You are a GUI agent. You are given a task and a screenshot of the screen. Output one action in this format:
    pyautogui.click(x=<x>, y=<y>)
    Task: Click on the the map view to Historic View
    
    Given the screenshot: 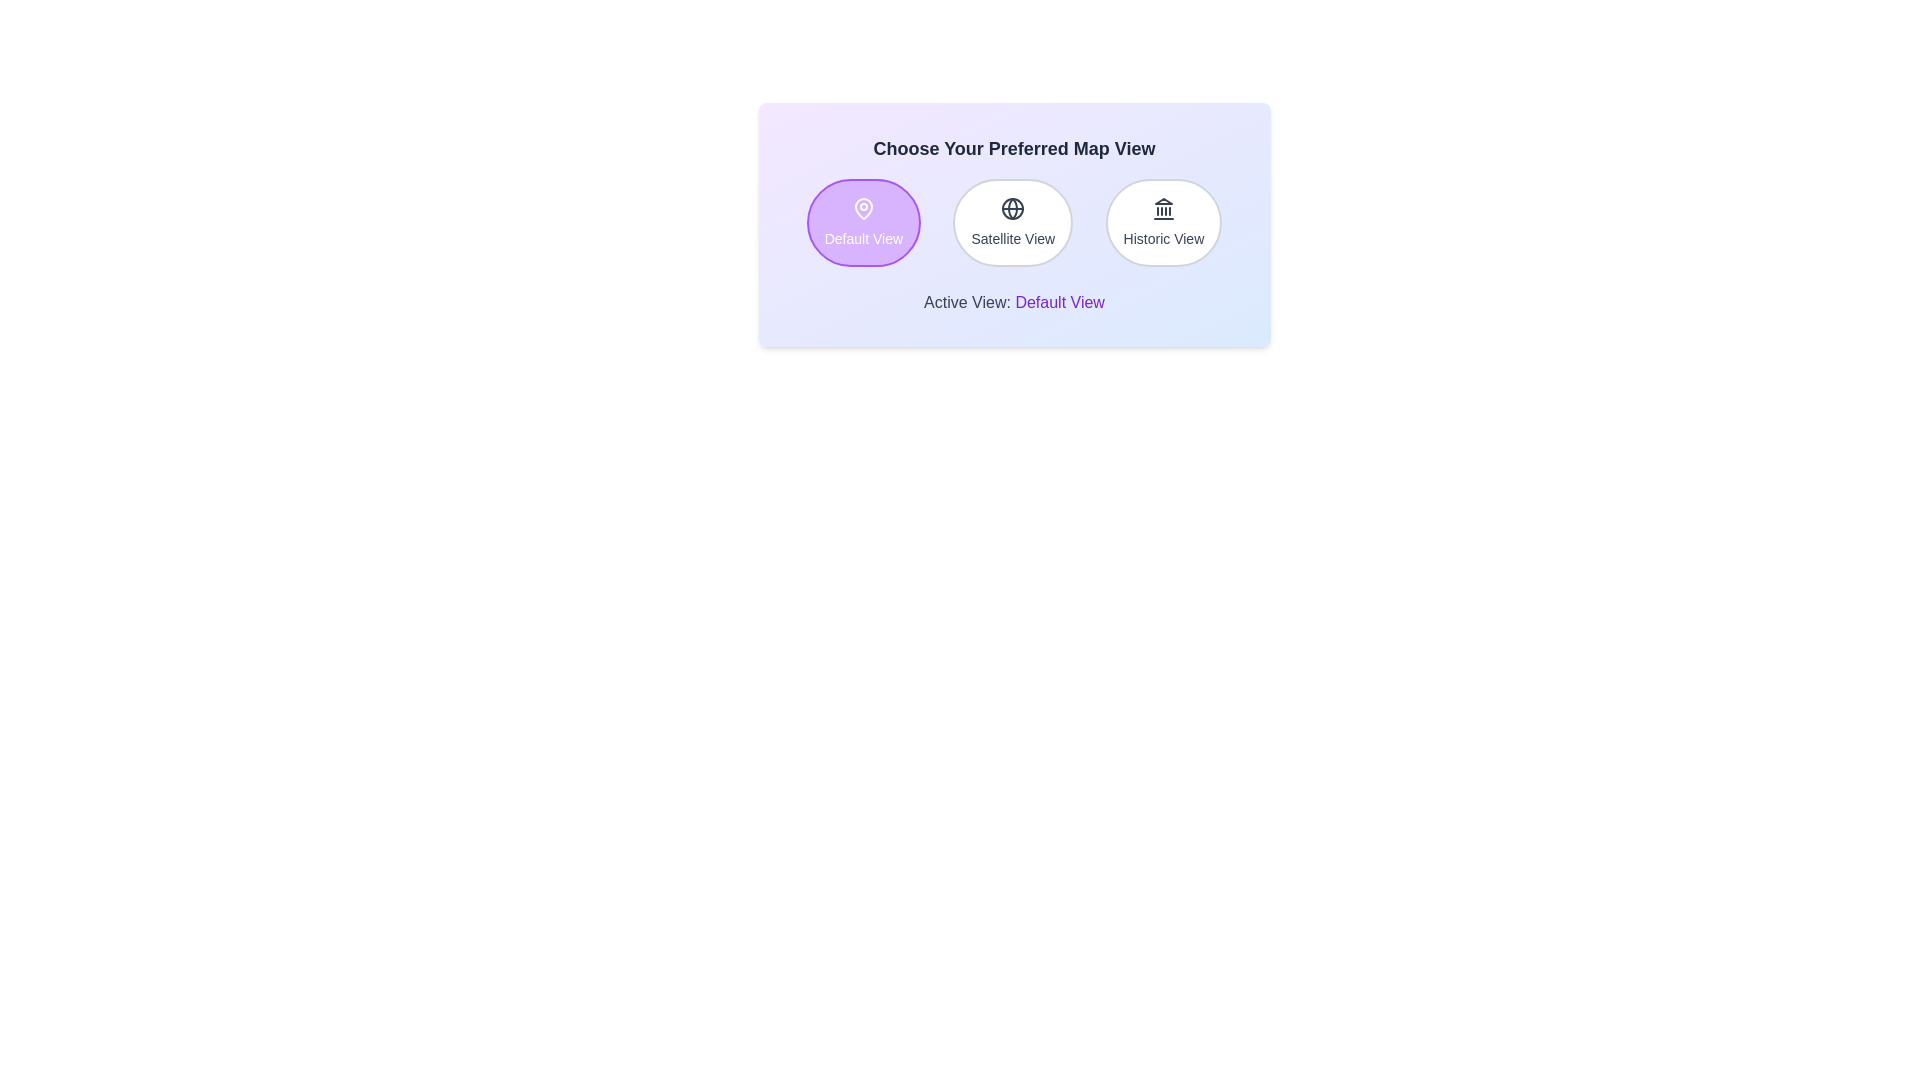 What is the action you would take?
    pyautogui.click(x=1163, y=223)
    